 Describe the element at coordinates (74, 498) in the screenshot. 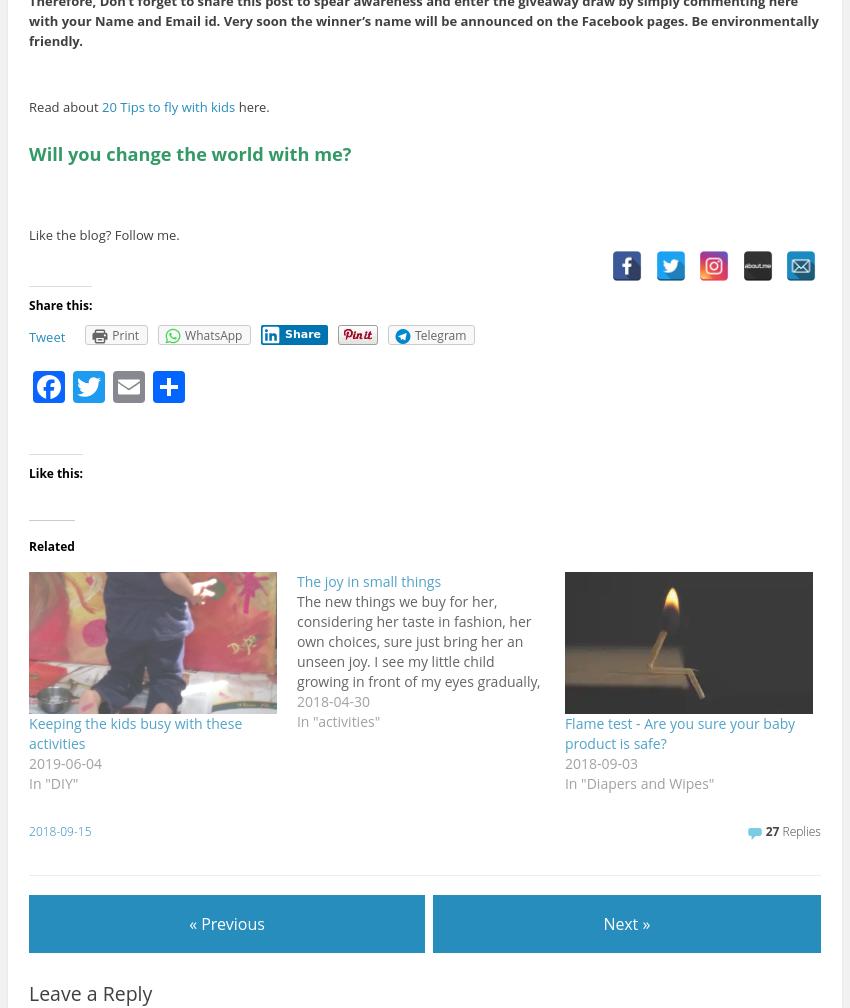

I see `'Facebook'` at that location.